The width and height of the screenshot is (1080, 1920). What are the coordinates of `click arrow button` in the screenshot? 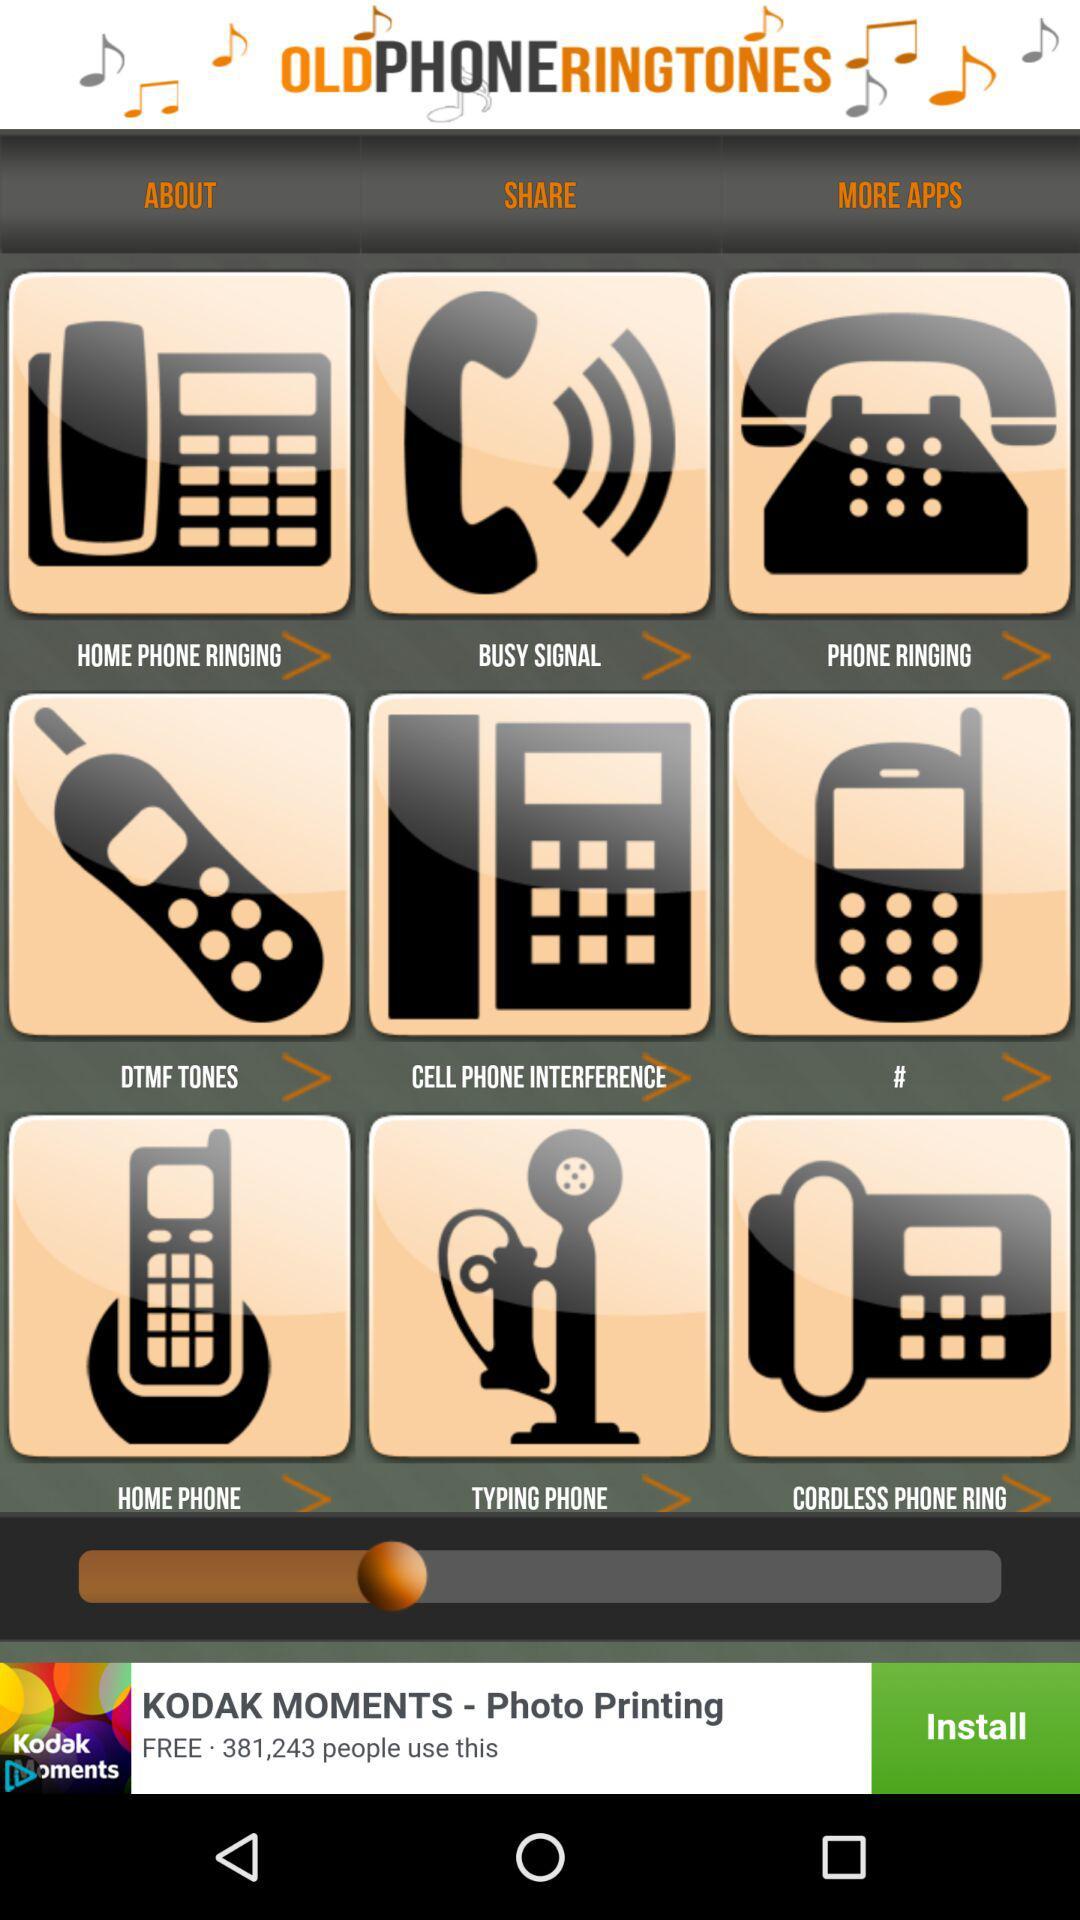 It's located at (666, 1074).